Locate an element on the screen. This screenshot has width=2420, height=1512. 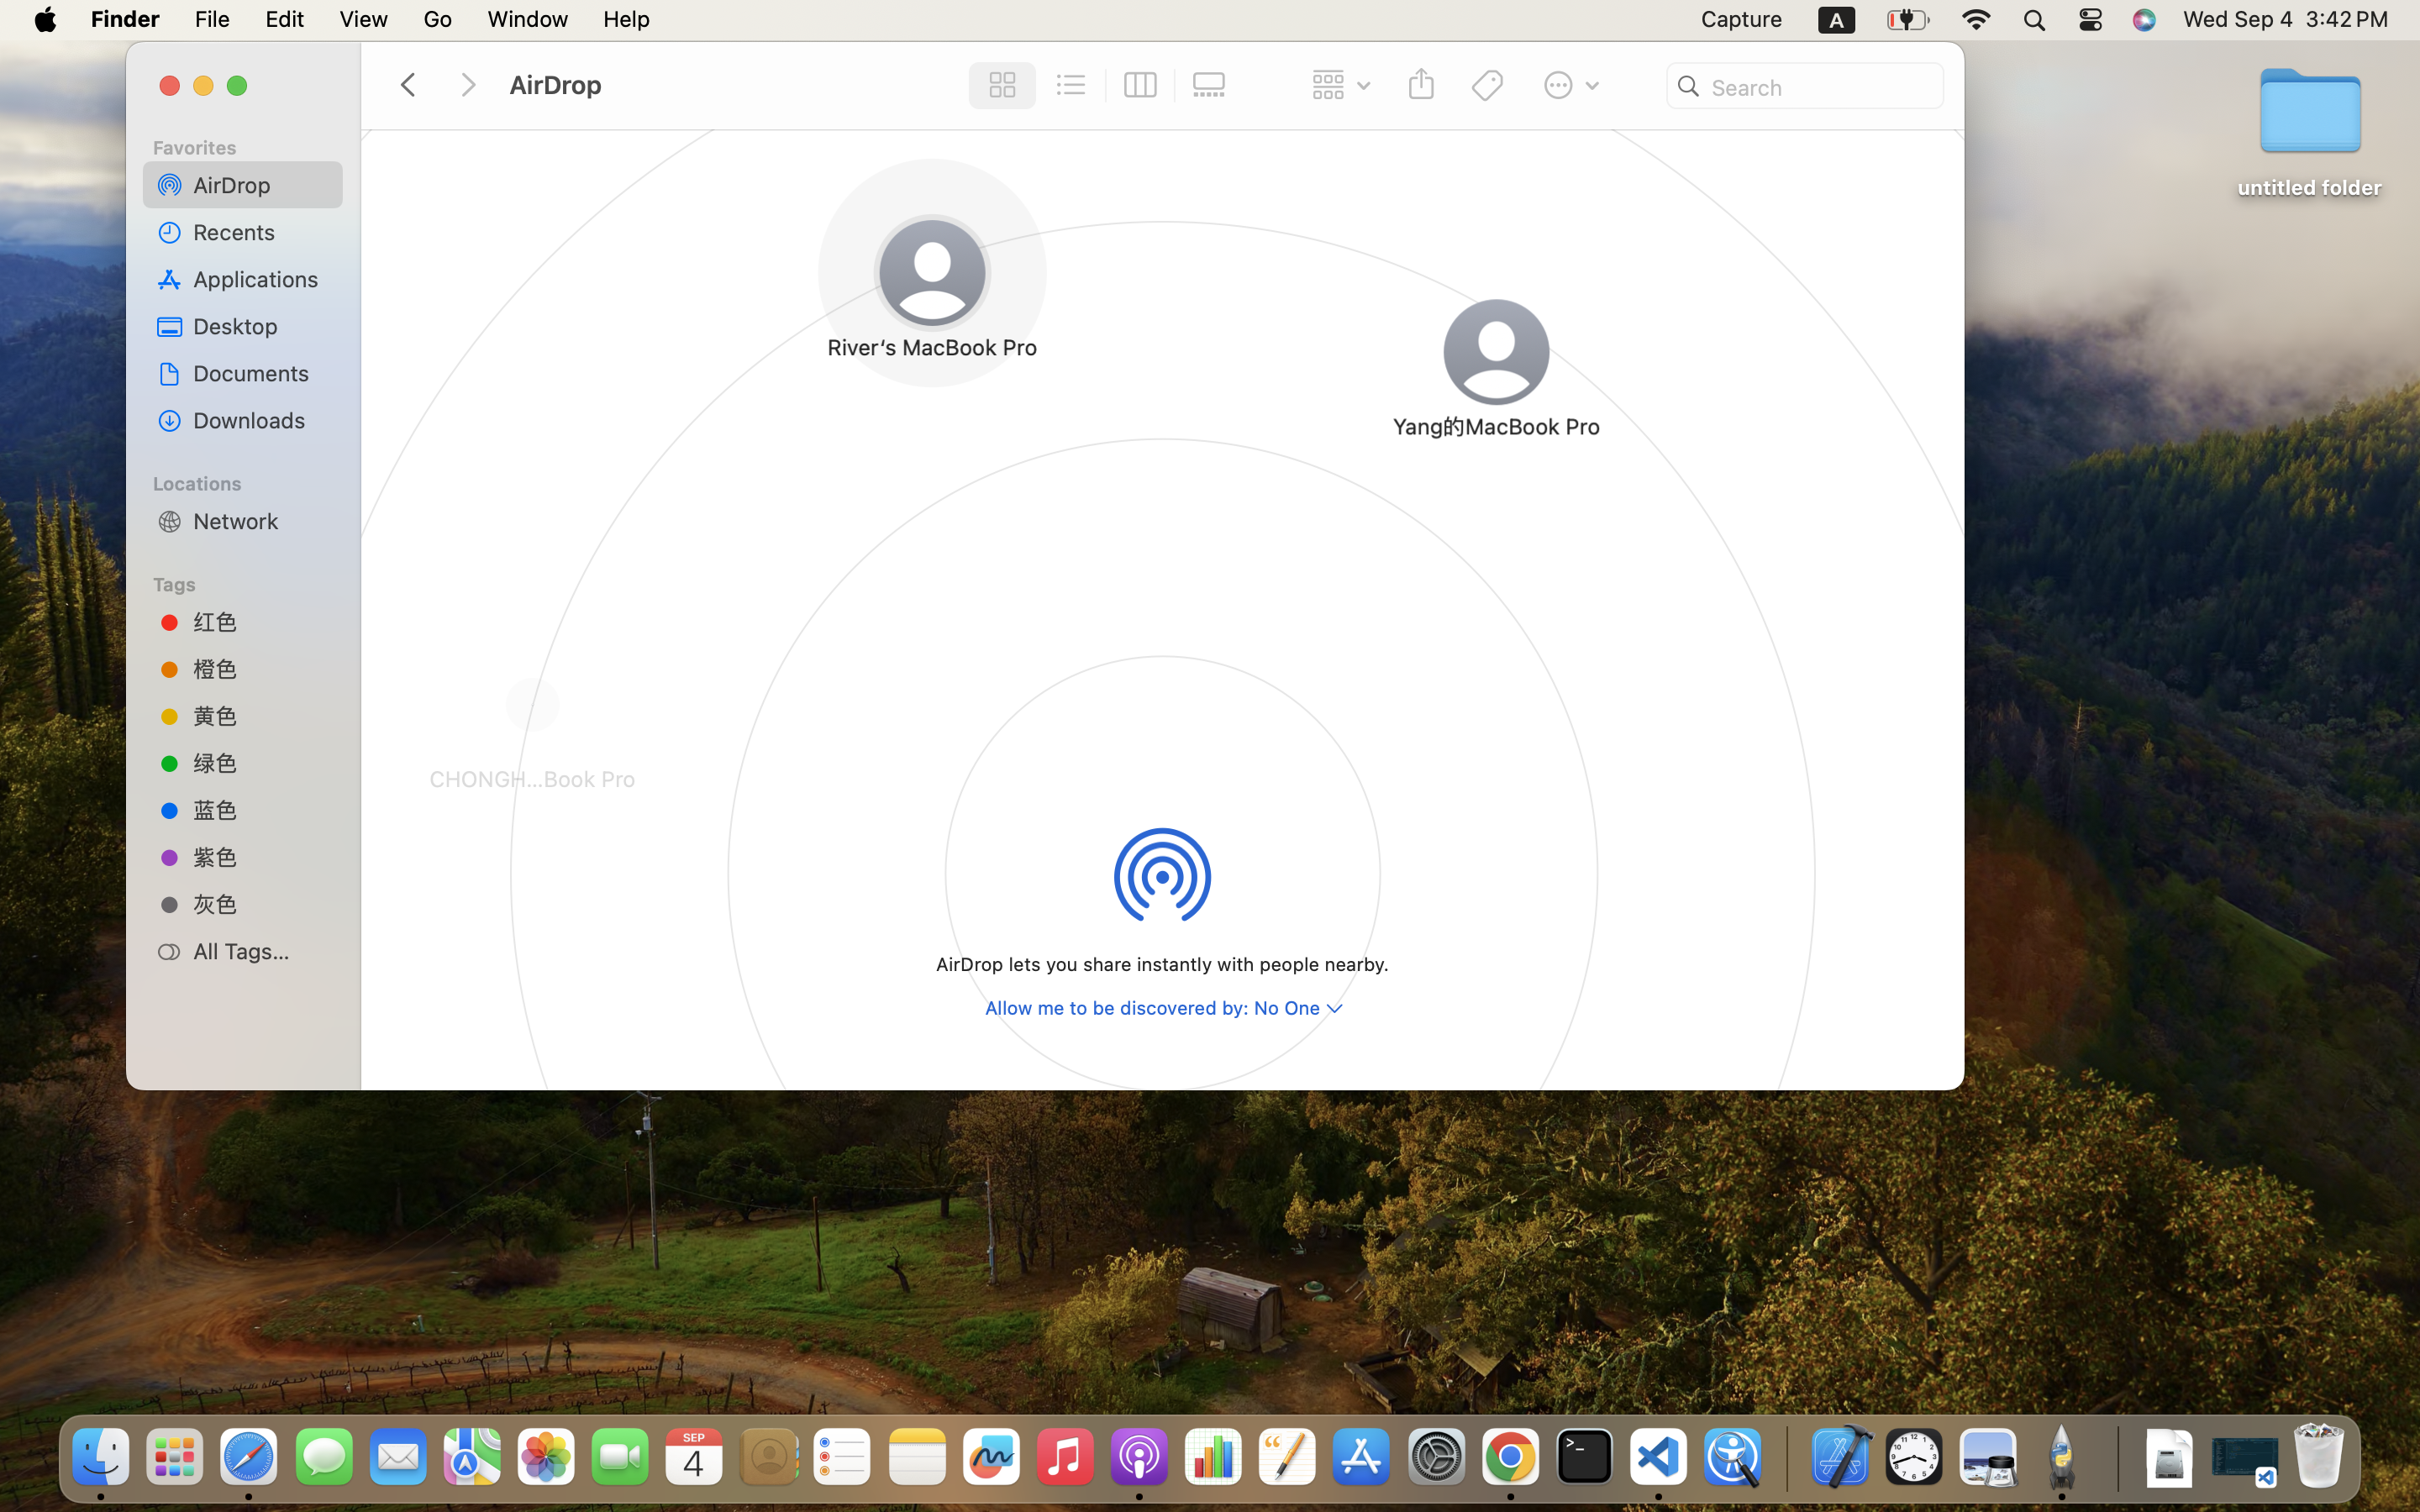
'Locations' is located at coordinates (251, 480).